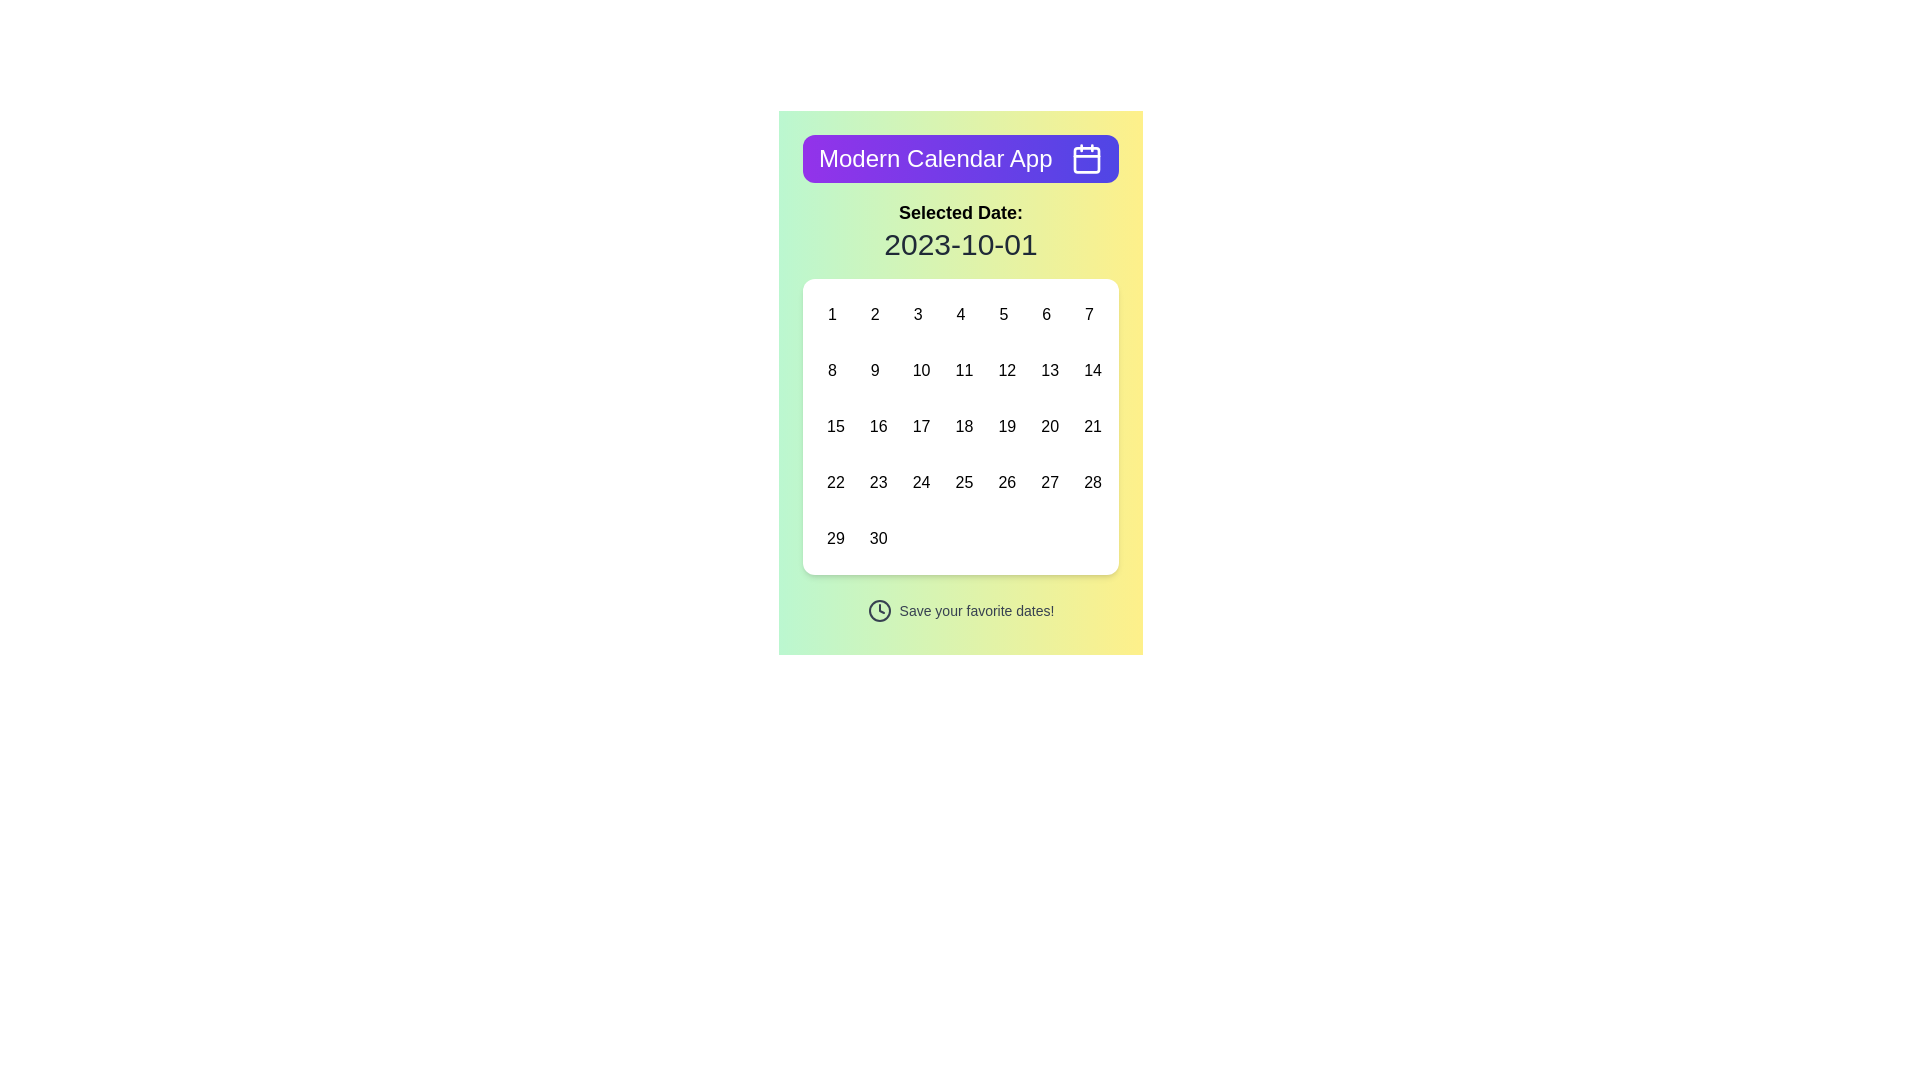 This screenshot has width=1920, height=1080. What do you see at coordinates (1003, 315) in the screenshot?
I see `the selectable day button '5' in the calendar interface` at bounding box center [1003, 315].